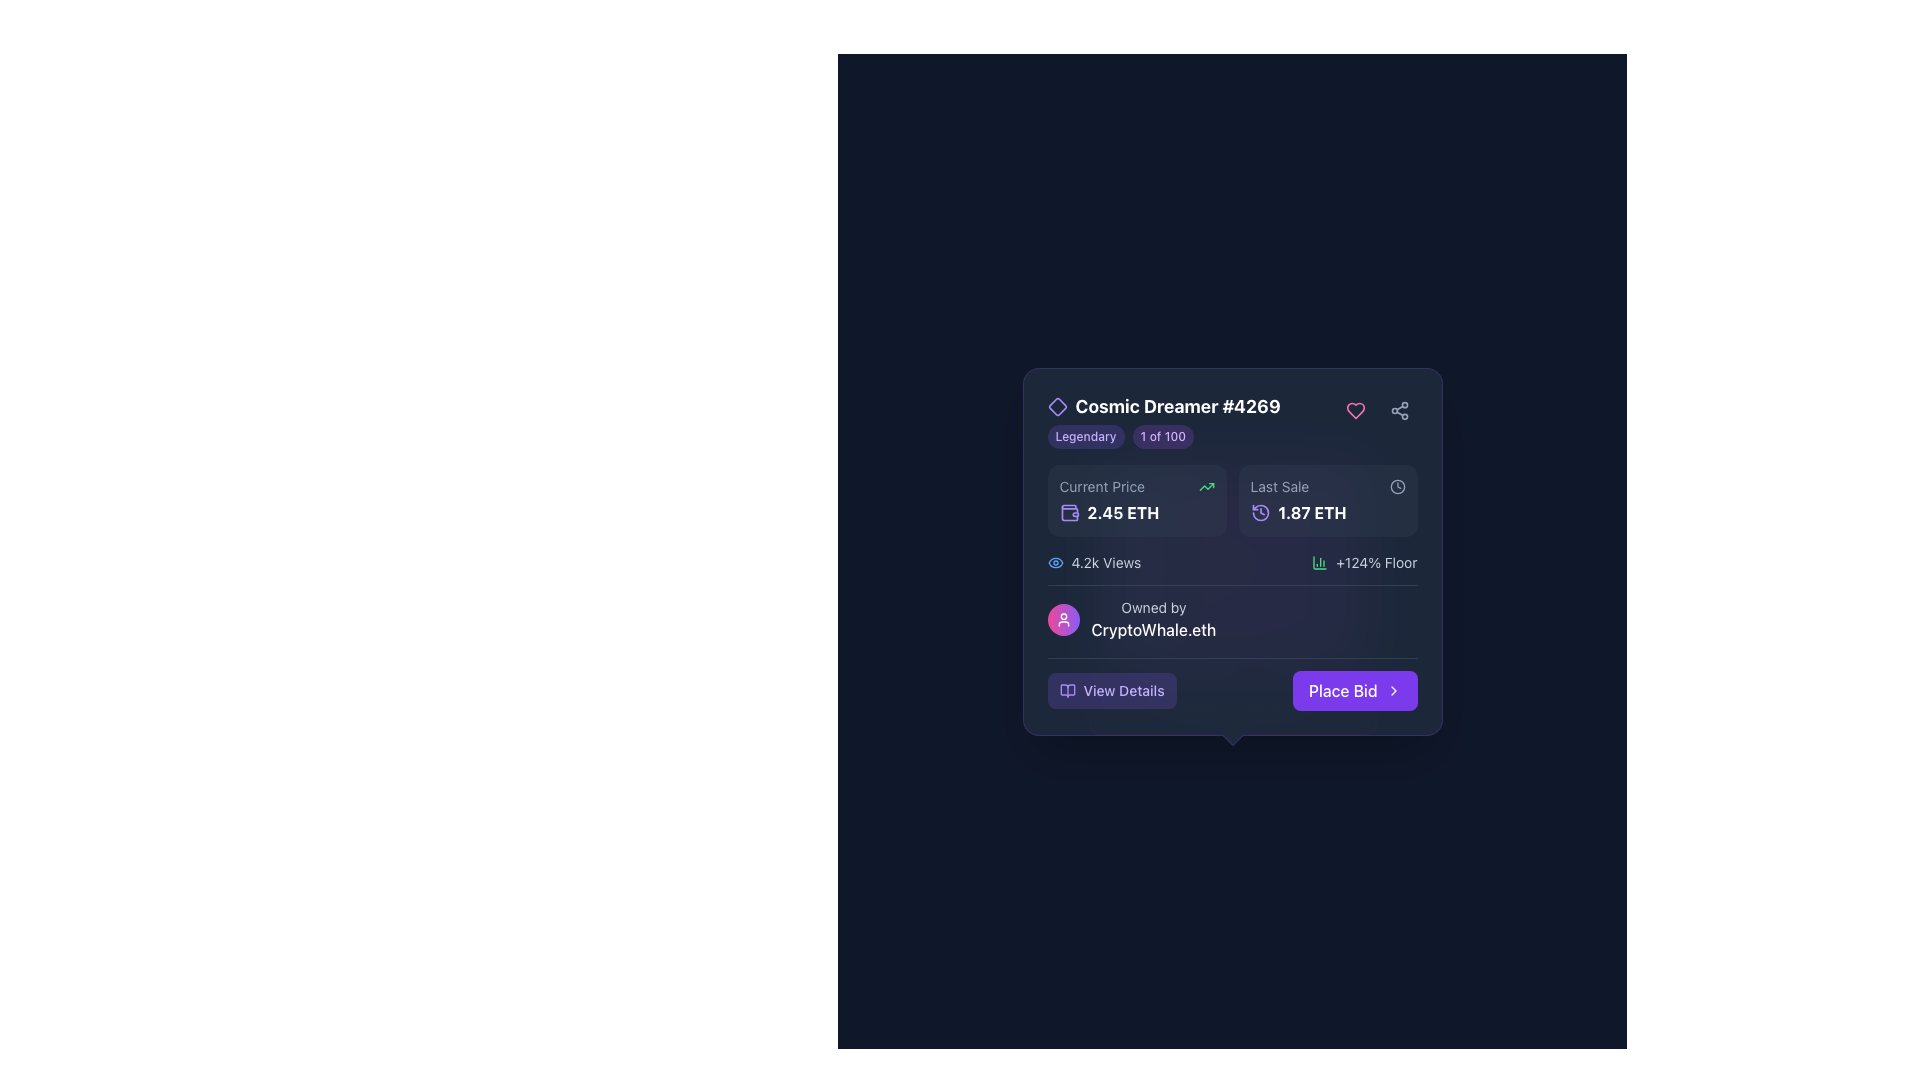  Describe the element at coordinates (1259, 512) in the screenshot. I see `the historical event icon located to the right of the 'Last Sale' label for 'Cosmic Dreamer #4269'` at that location.